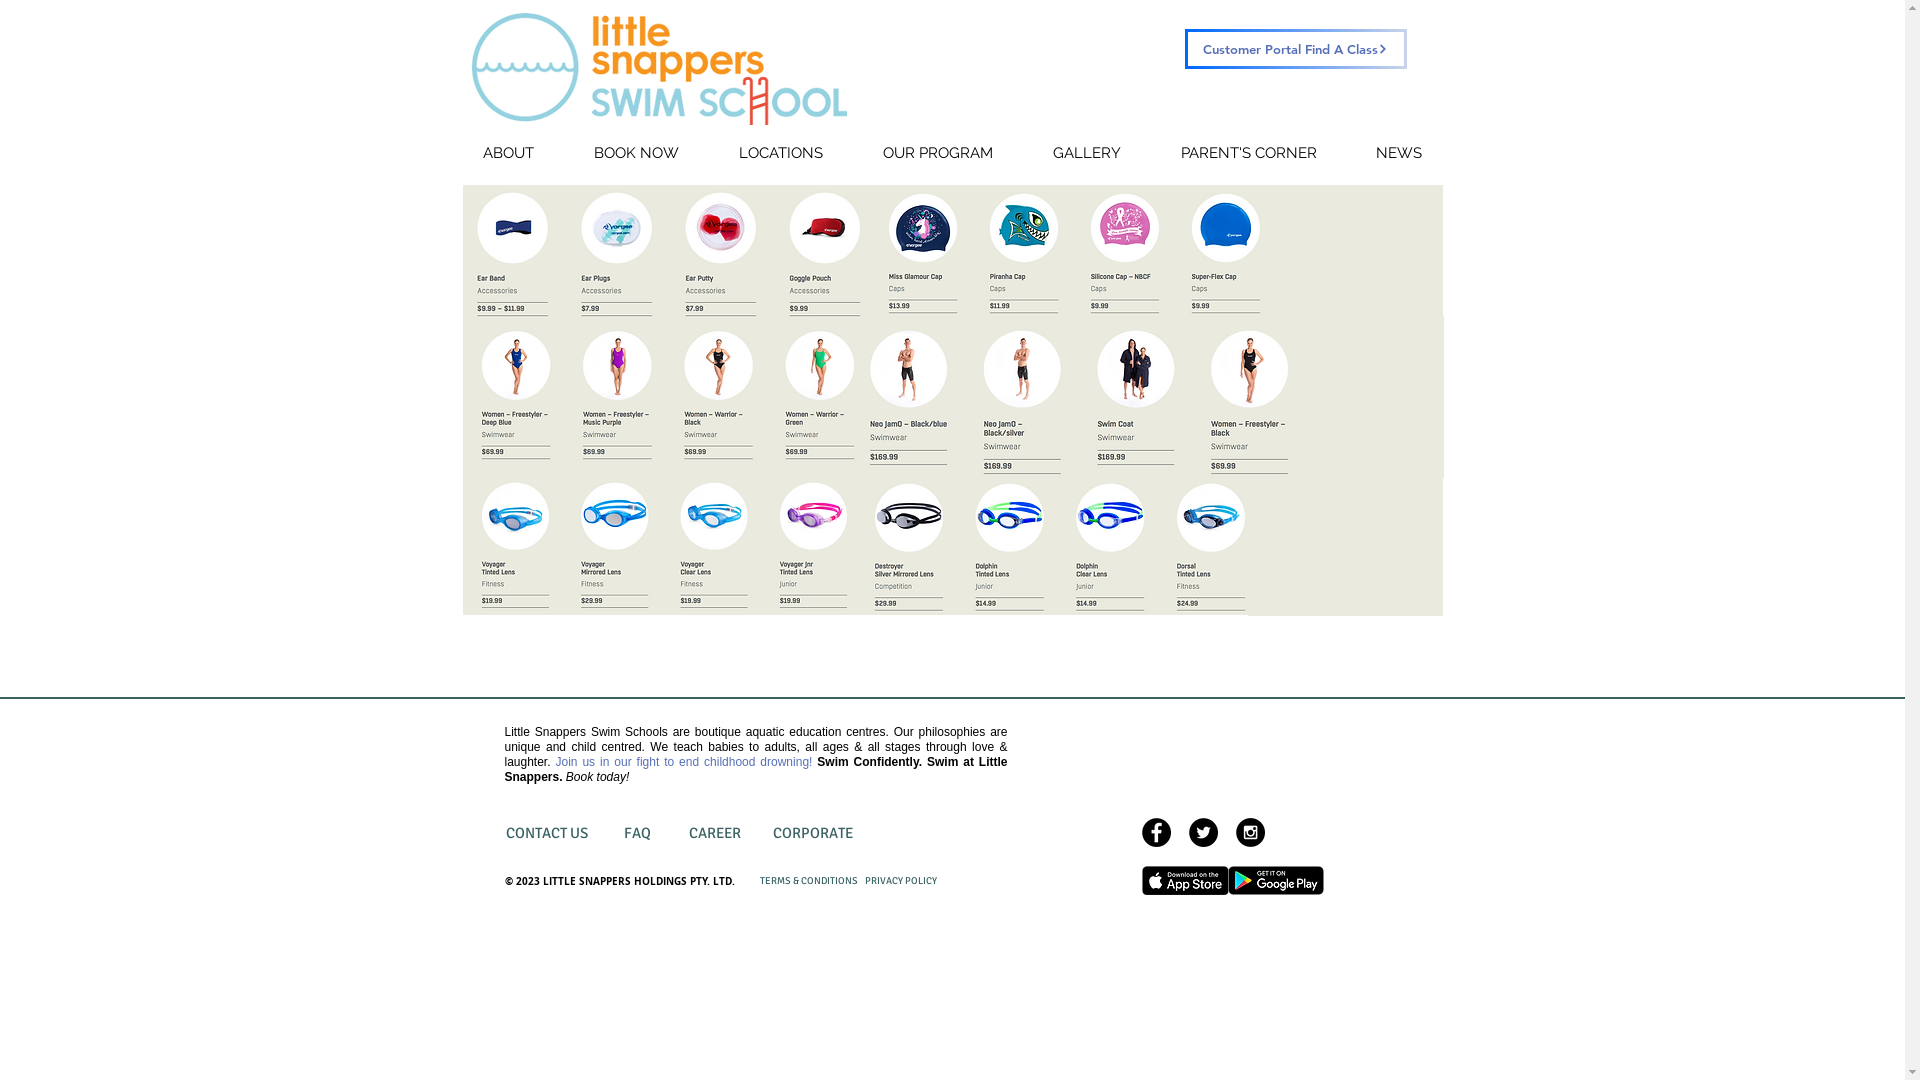  I want to click on 'NEWS', so click(1397, 152).